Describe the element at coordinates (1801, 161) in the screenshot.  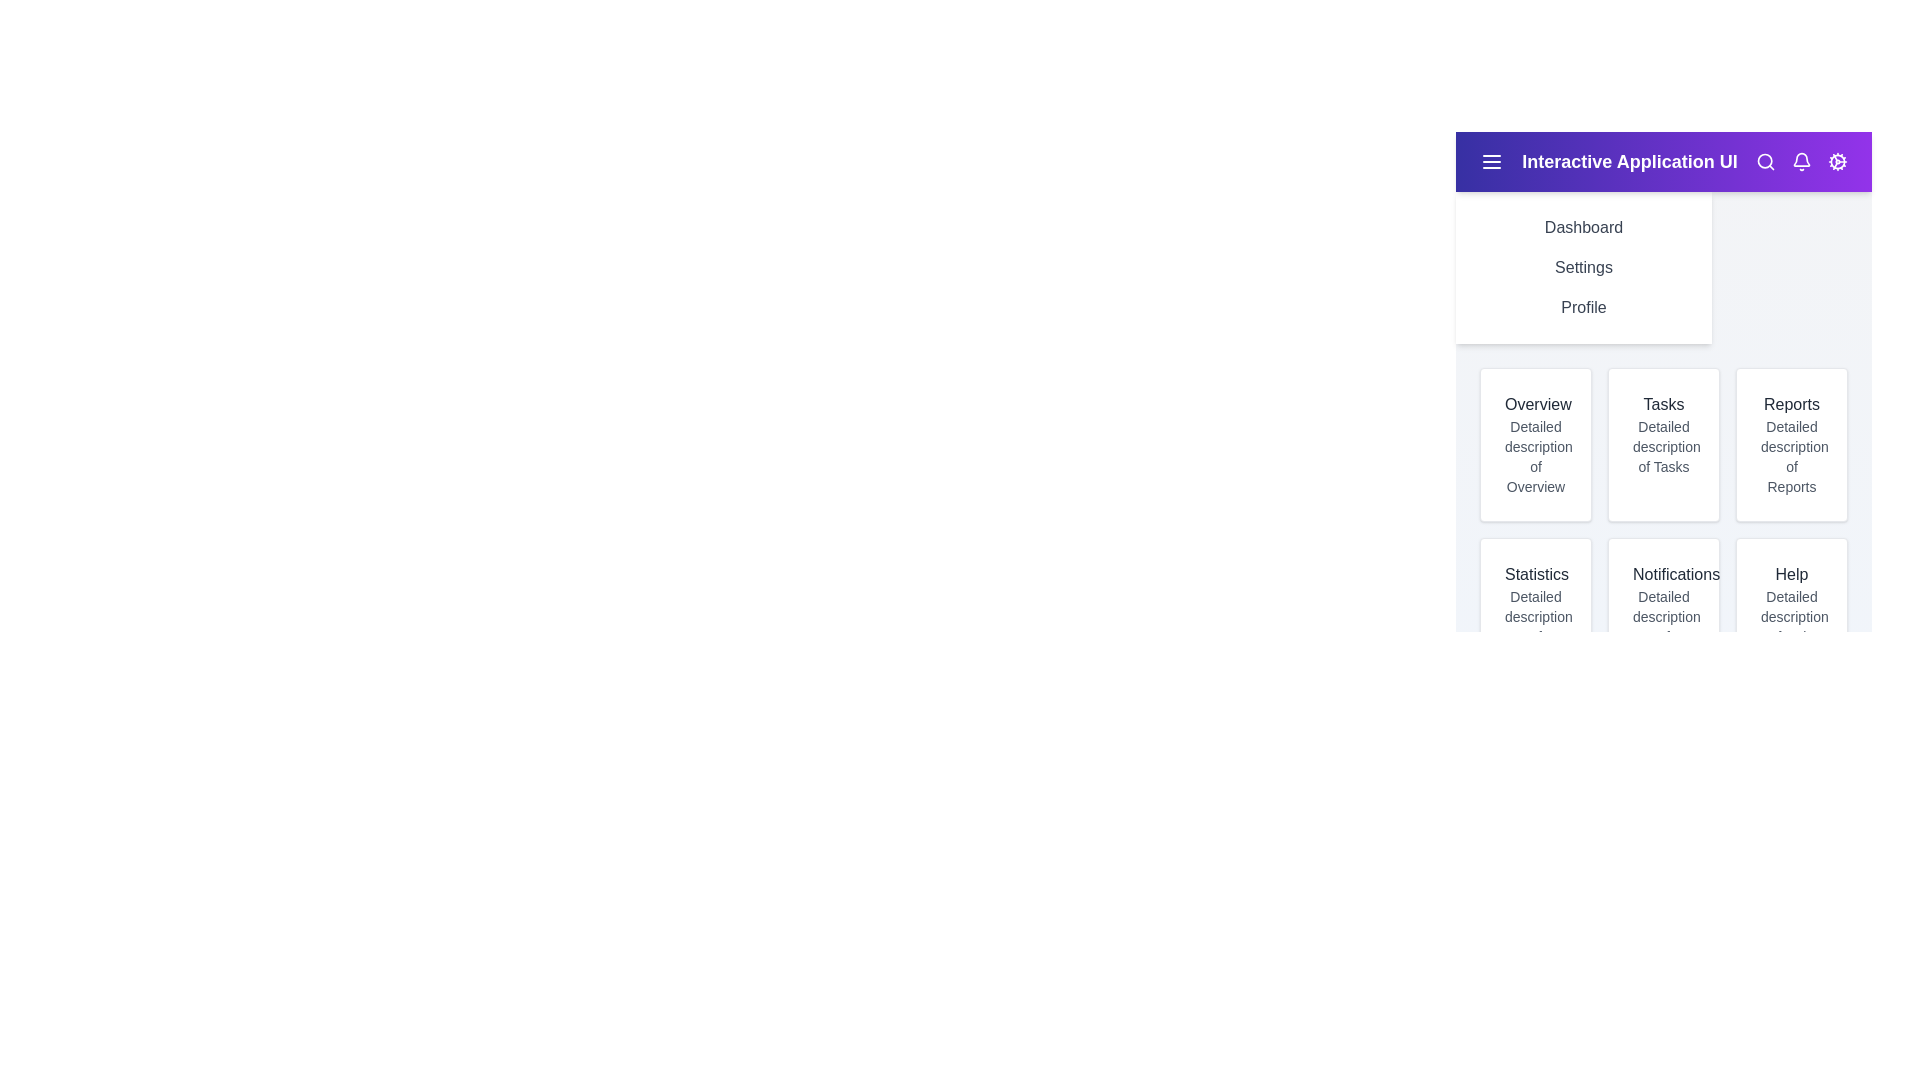
I see `the bell icon to view notifications` at that location.